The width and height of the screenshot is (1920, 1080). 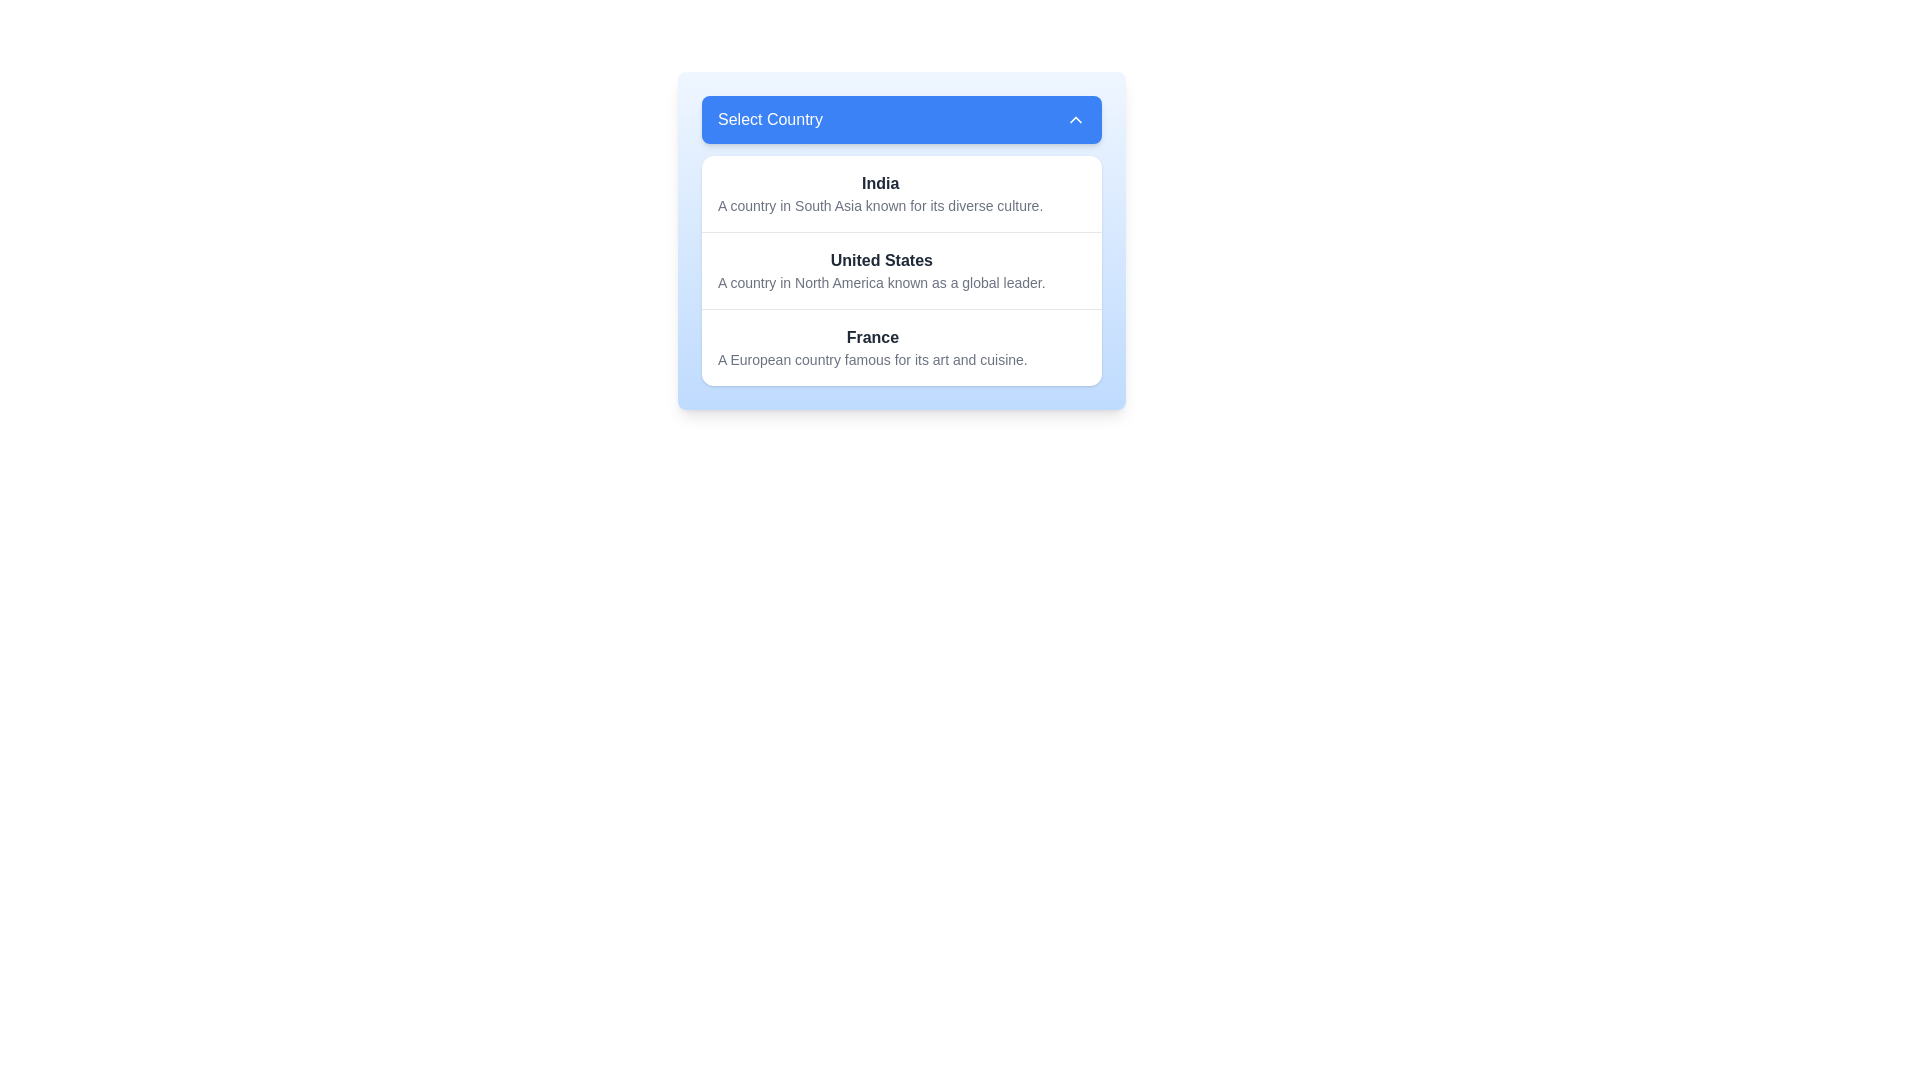 I want to click on the first selectable list item displaying 'India', so click(x=901, y=193).